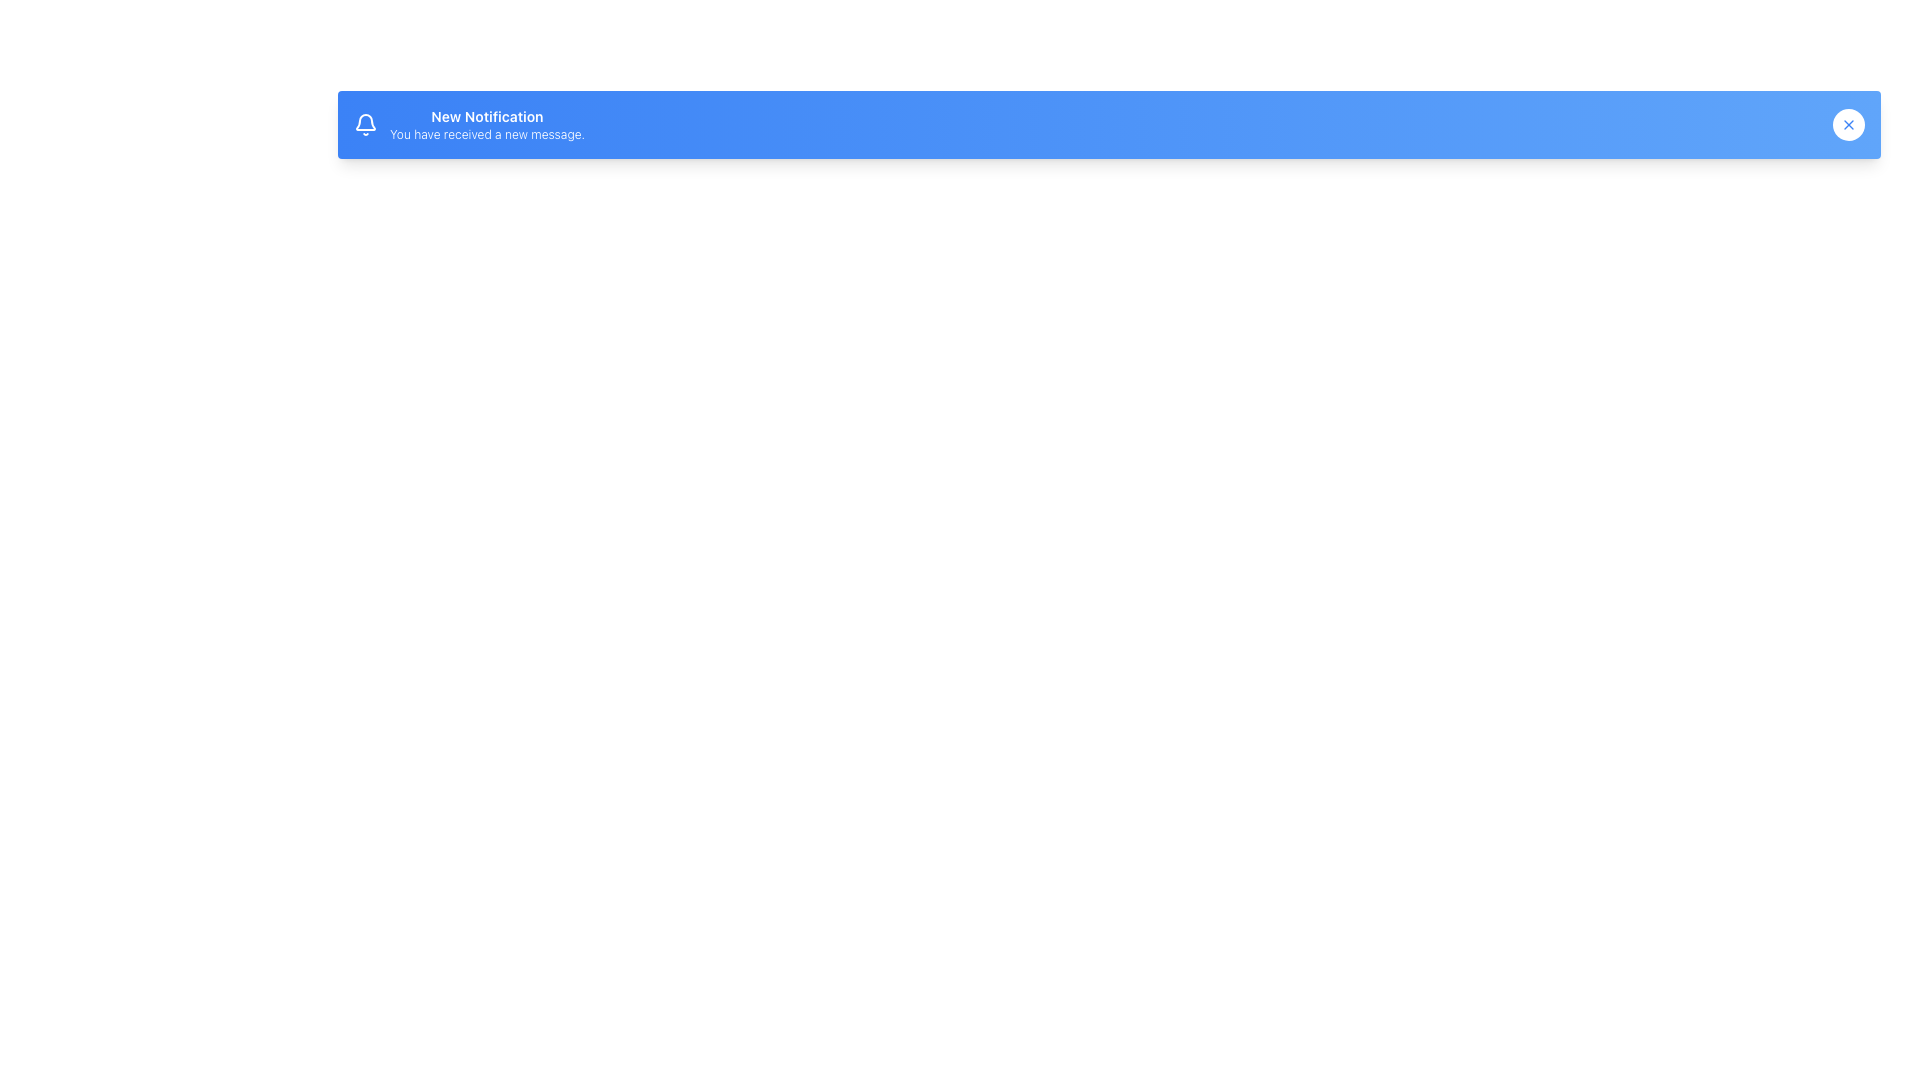 The height and width of the screenshot is (1080, 1920). I want to click on the close button located at the far right of the horizontal notification bar, so click(1847, 124).